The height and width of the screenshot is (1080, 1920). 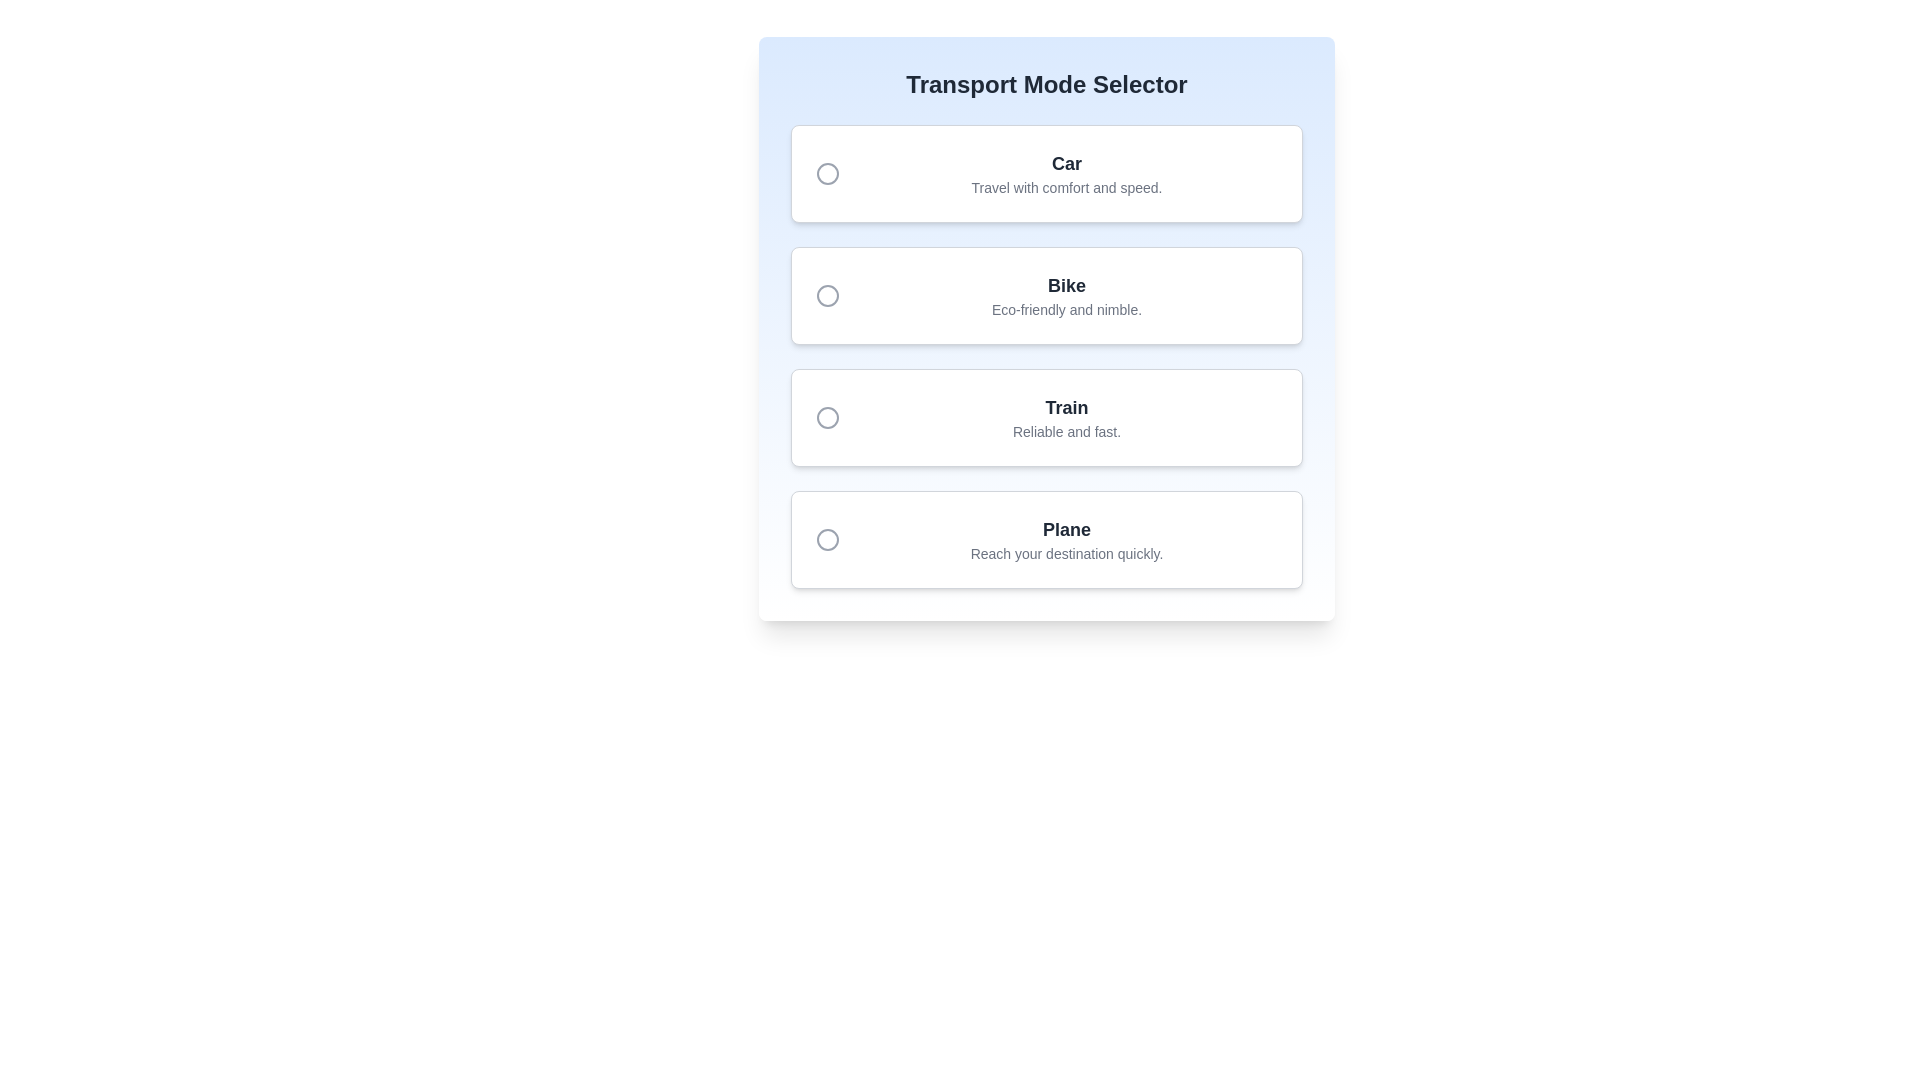 I want to click on the radio button indicating the 'Bike' option in the transport mode selection interface, so click(x=828, y=296).